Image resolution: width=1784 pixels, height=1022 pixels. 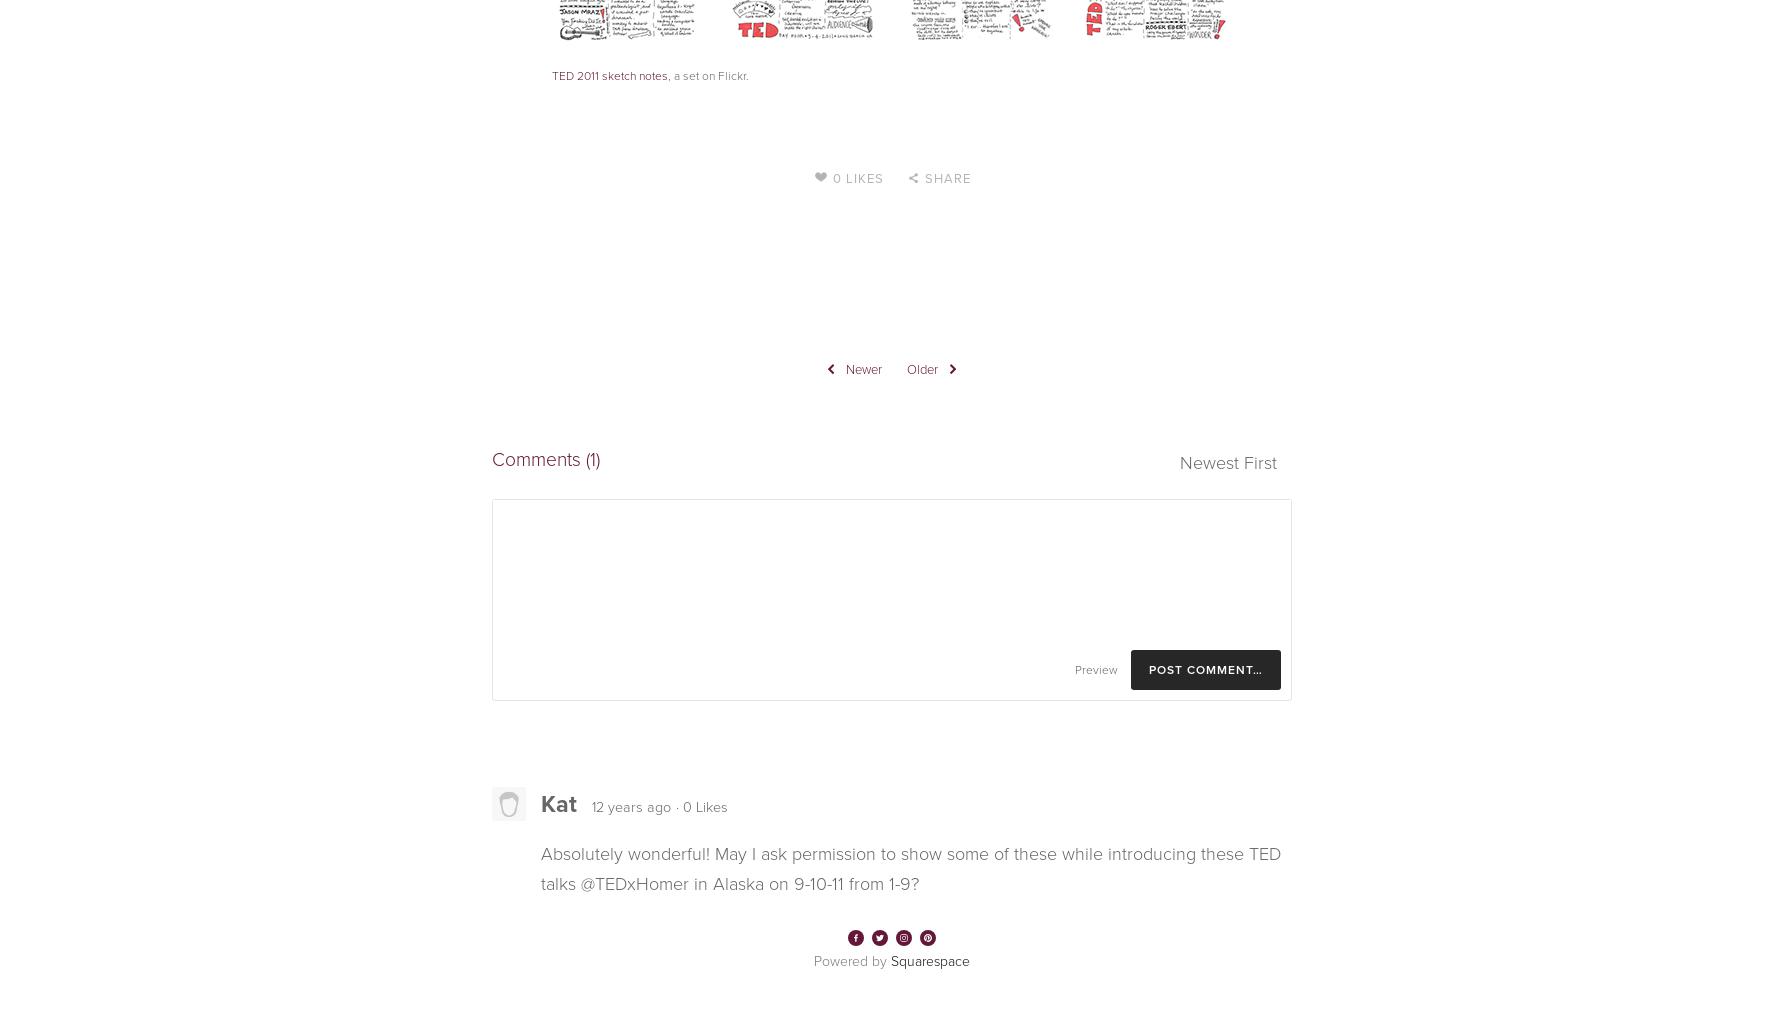 I want to click on '0 Likes', so click(x=831, y=177).